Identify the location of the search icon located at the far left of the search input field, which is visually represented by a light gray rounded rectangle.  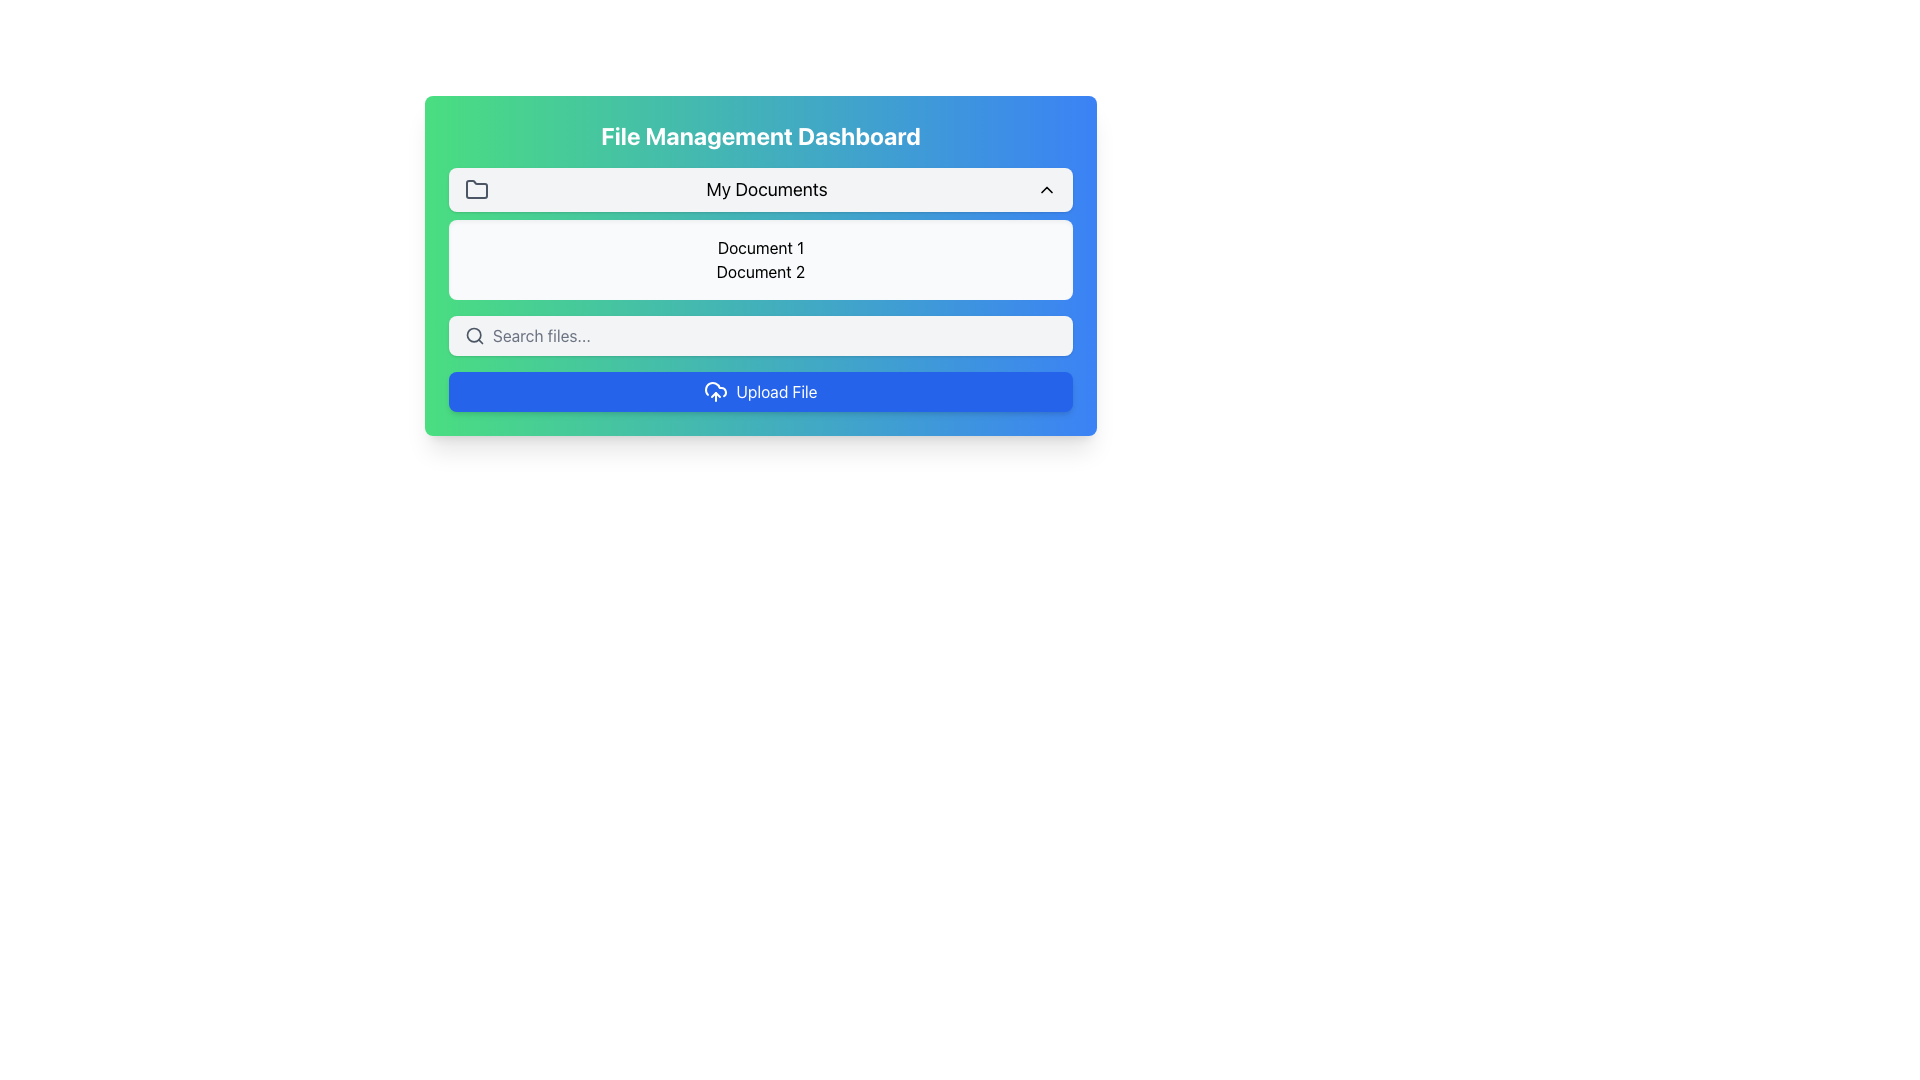
(474, 334).